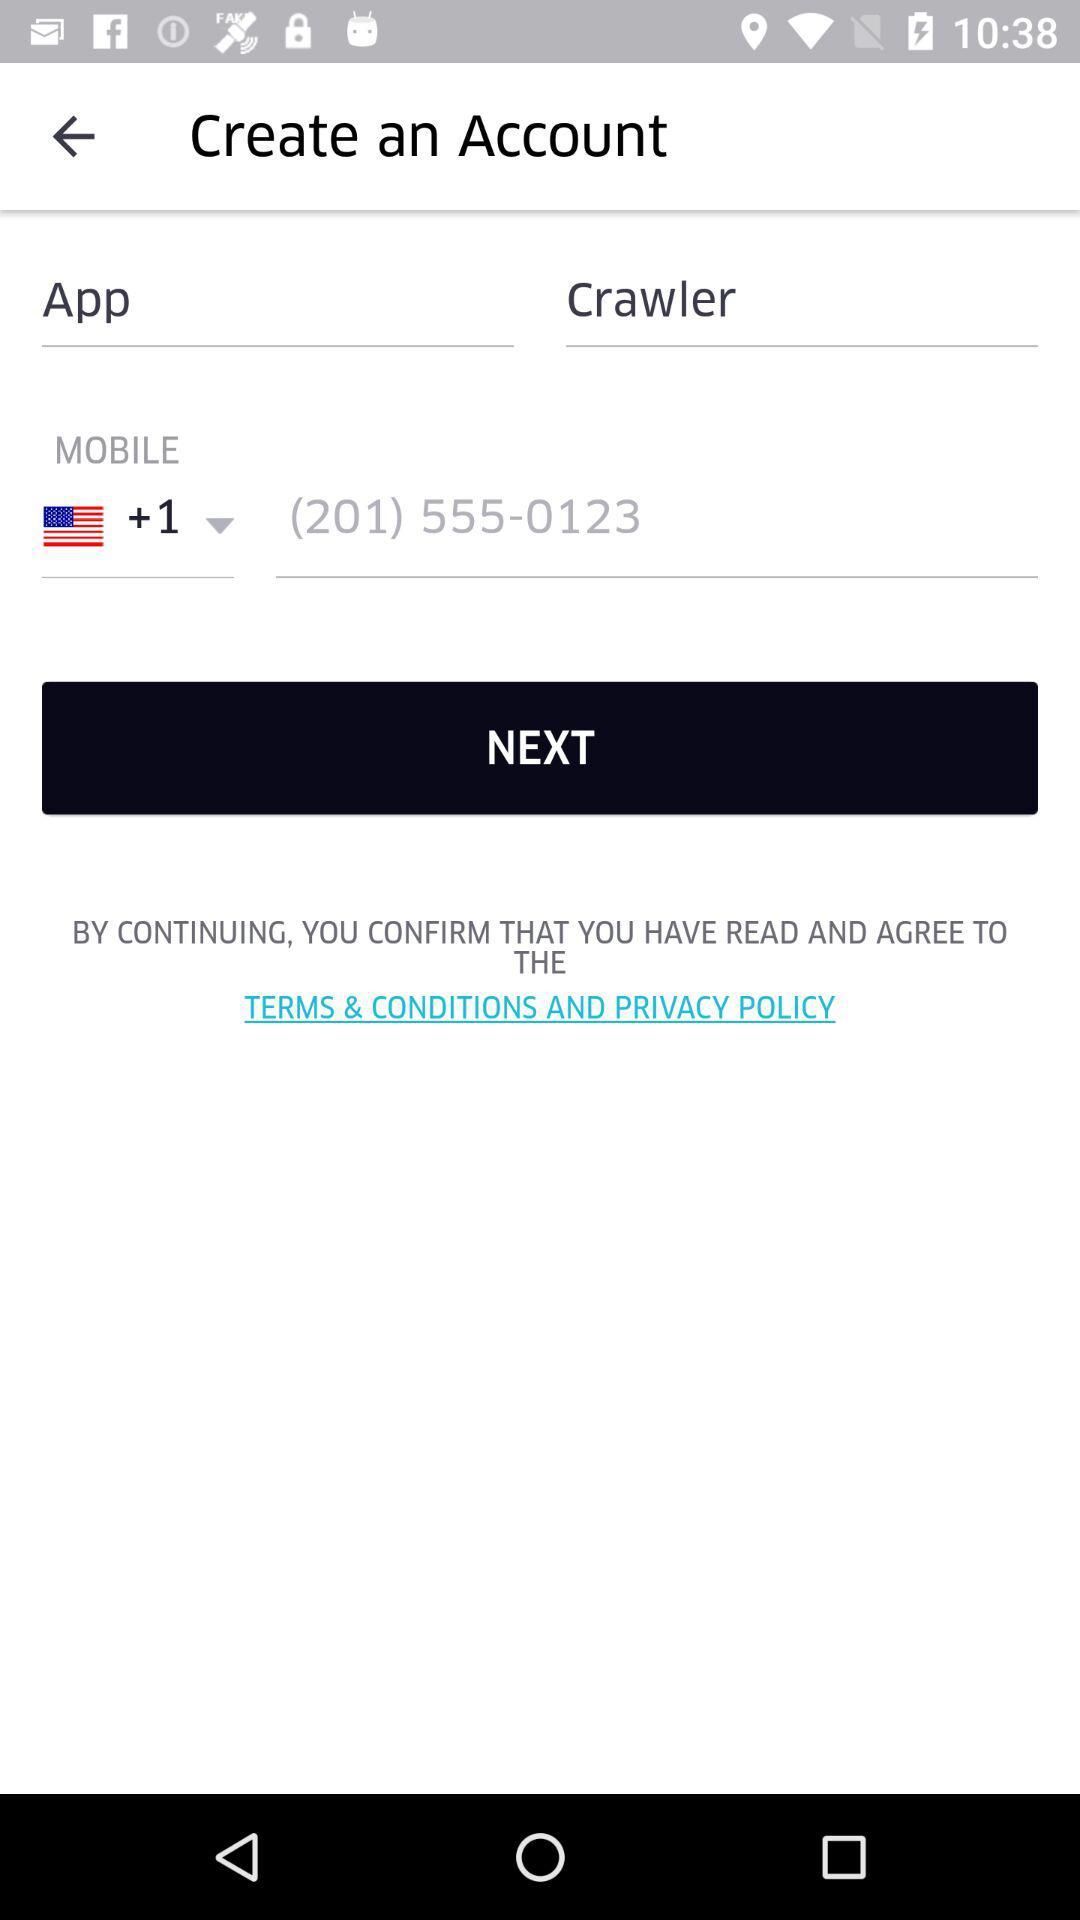 This screenshot has width=1080, height=1920. Describe the element at coordinates (277, 298) in the screenshot. I see `the text below the create an account` at that location.